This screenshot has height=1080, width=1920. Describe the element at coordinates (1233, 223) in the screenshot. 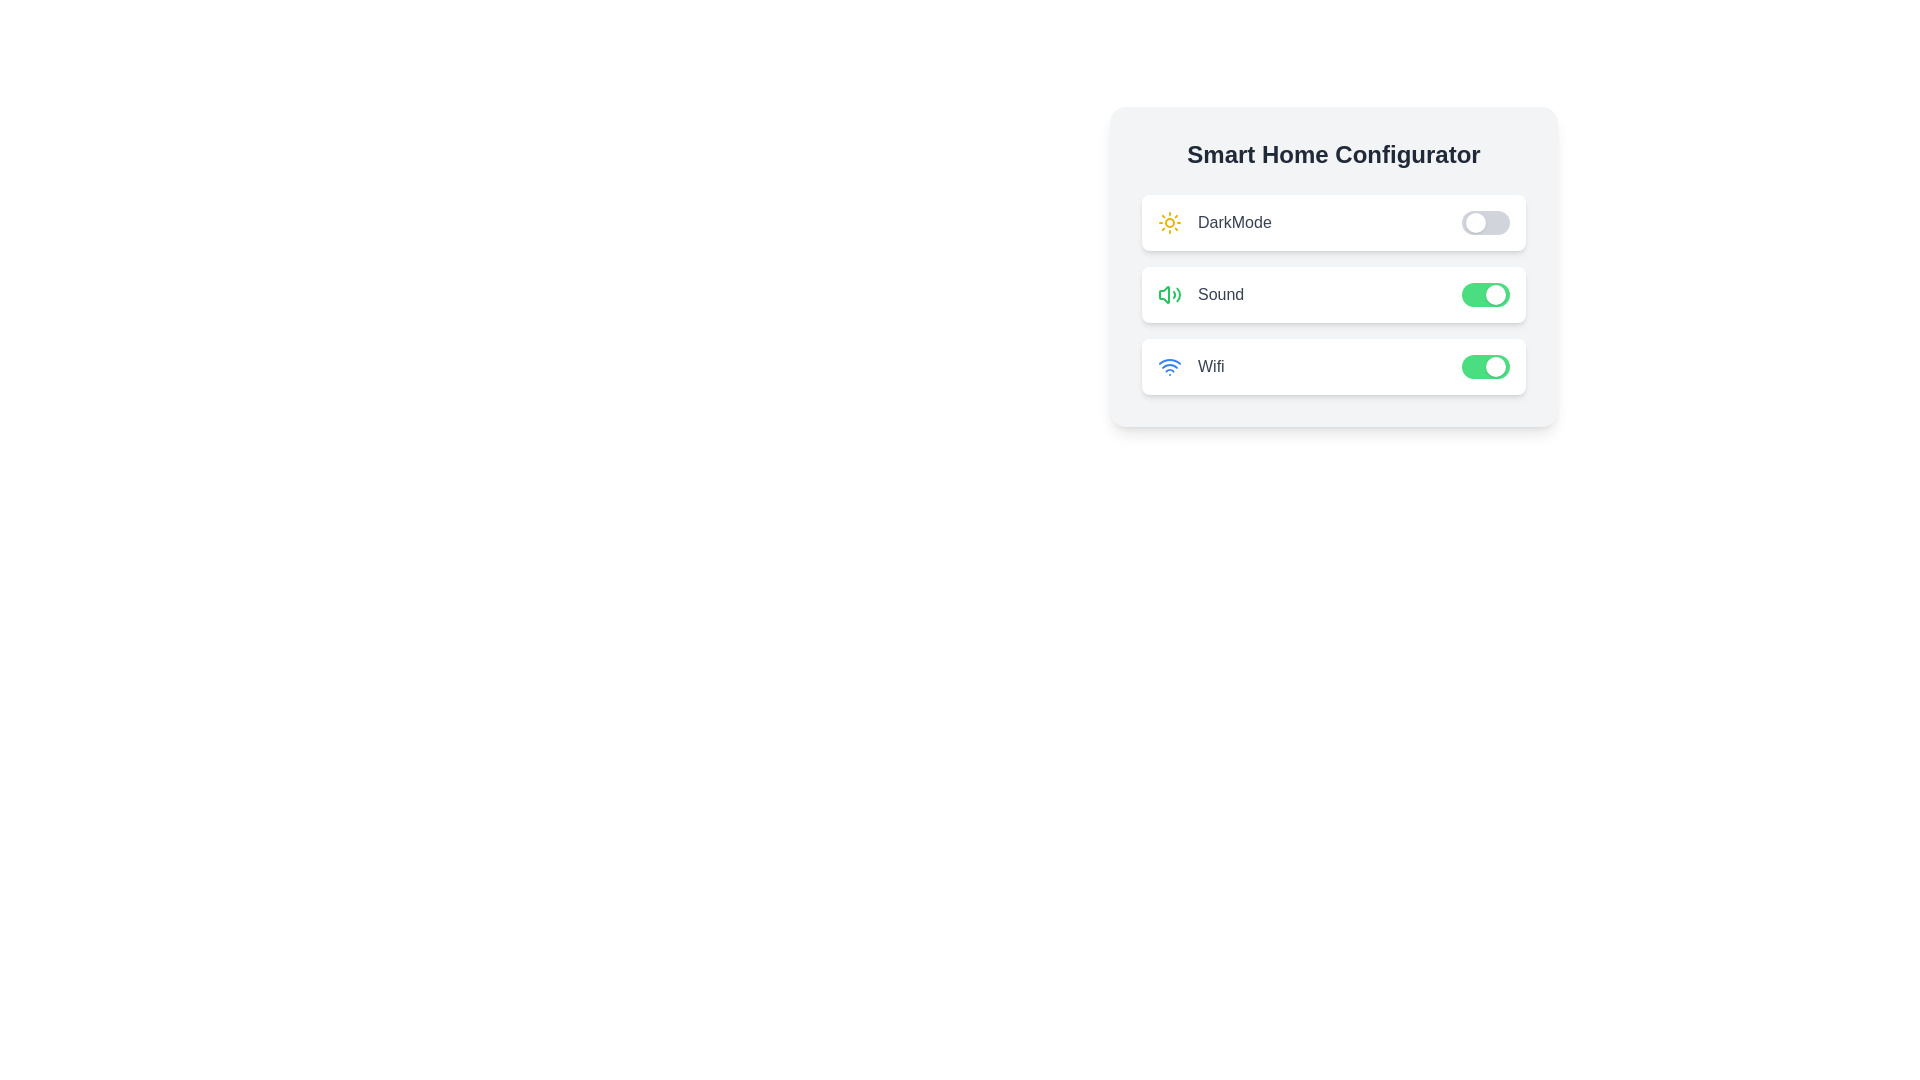

I see `the label for the toggle switch controlling the dark mode setting, which is located in the first row of a vertical list within the Smart Home Configurator card interface, adjacent to a sun icon and a toggle switch` at that location.